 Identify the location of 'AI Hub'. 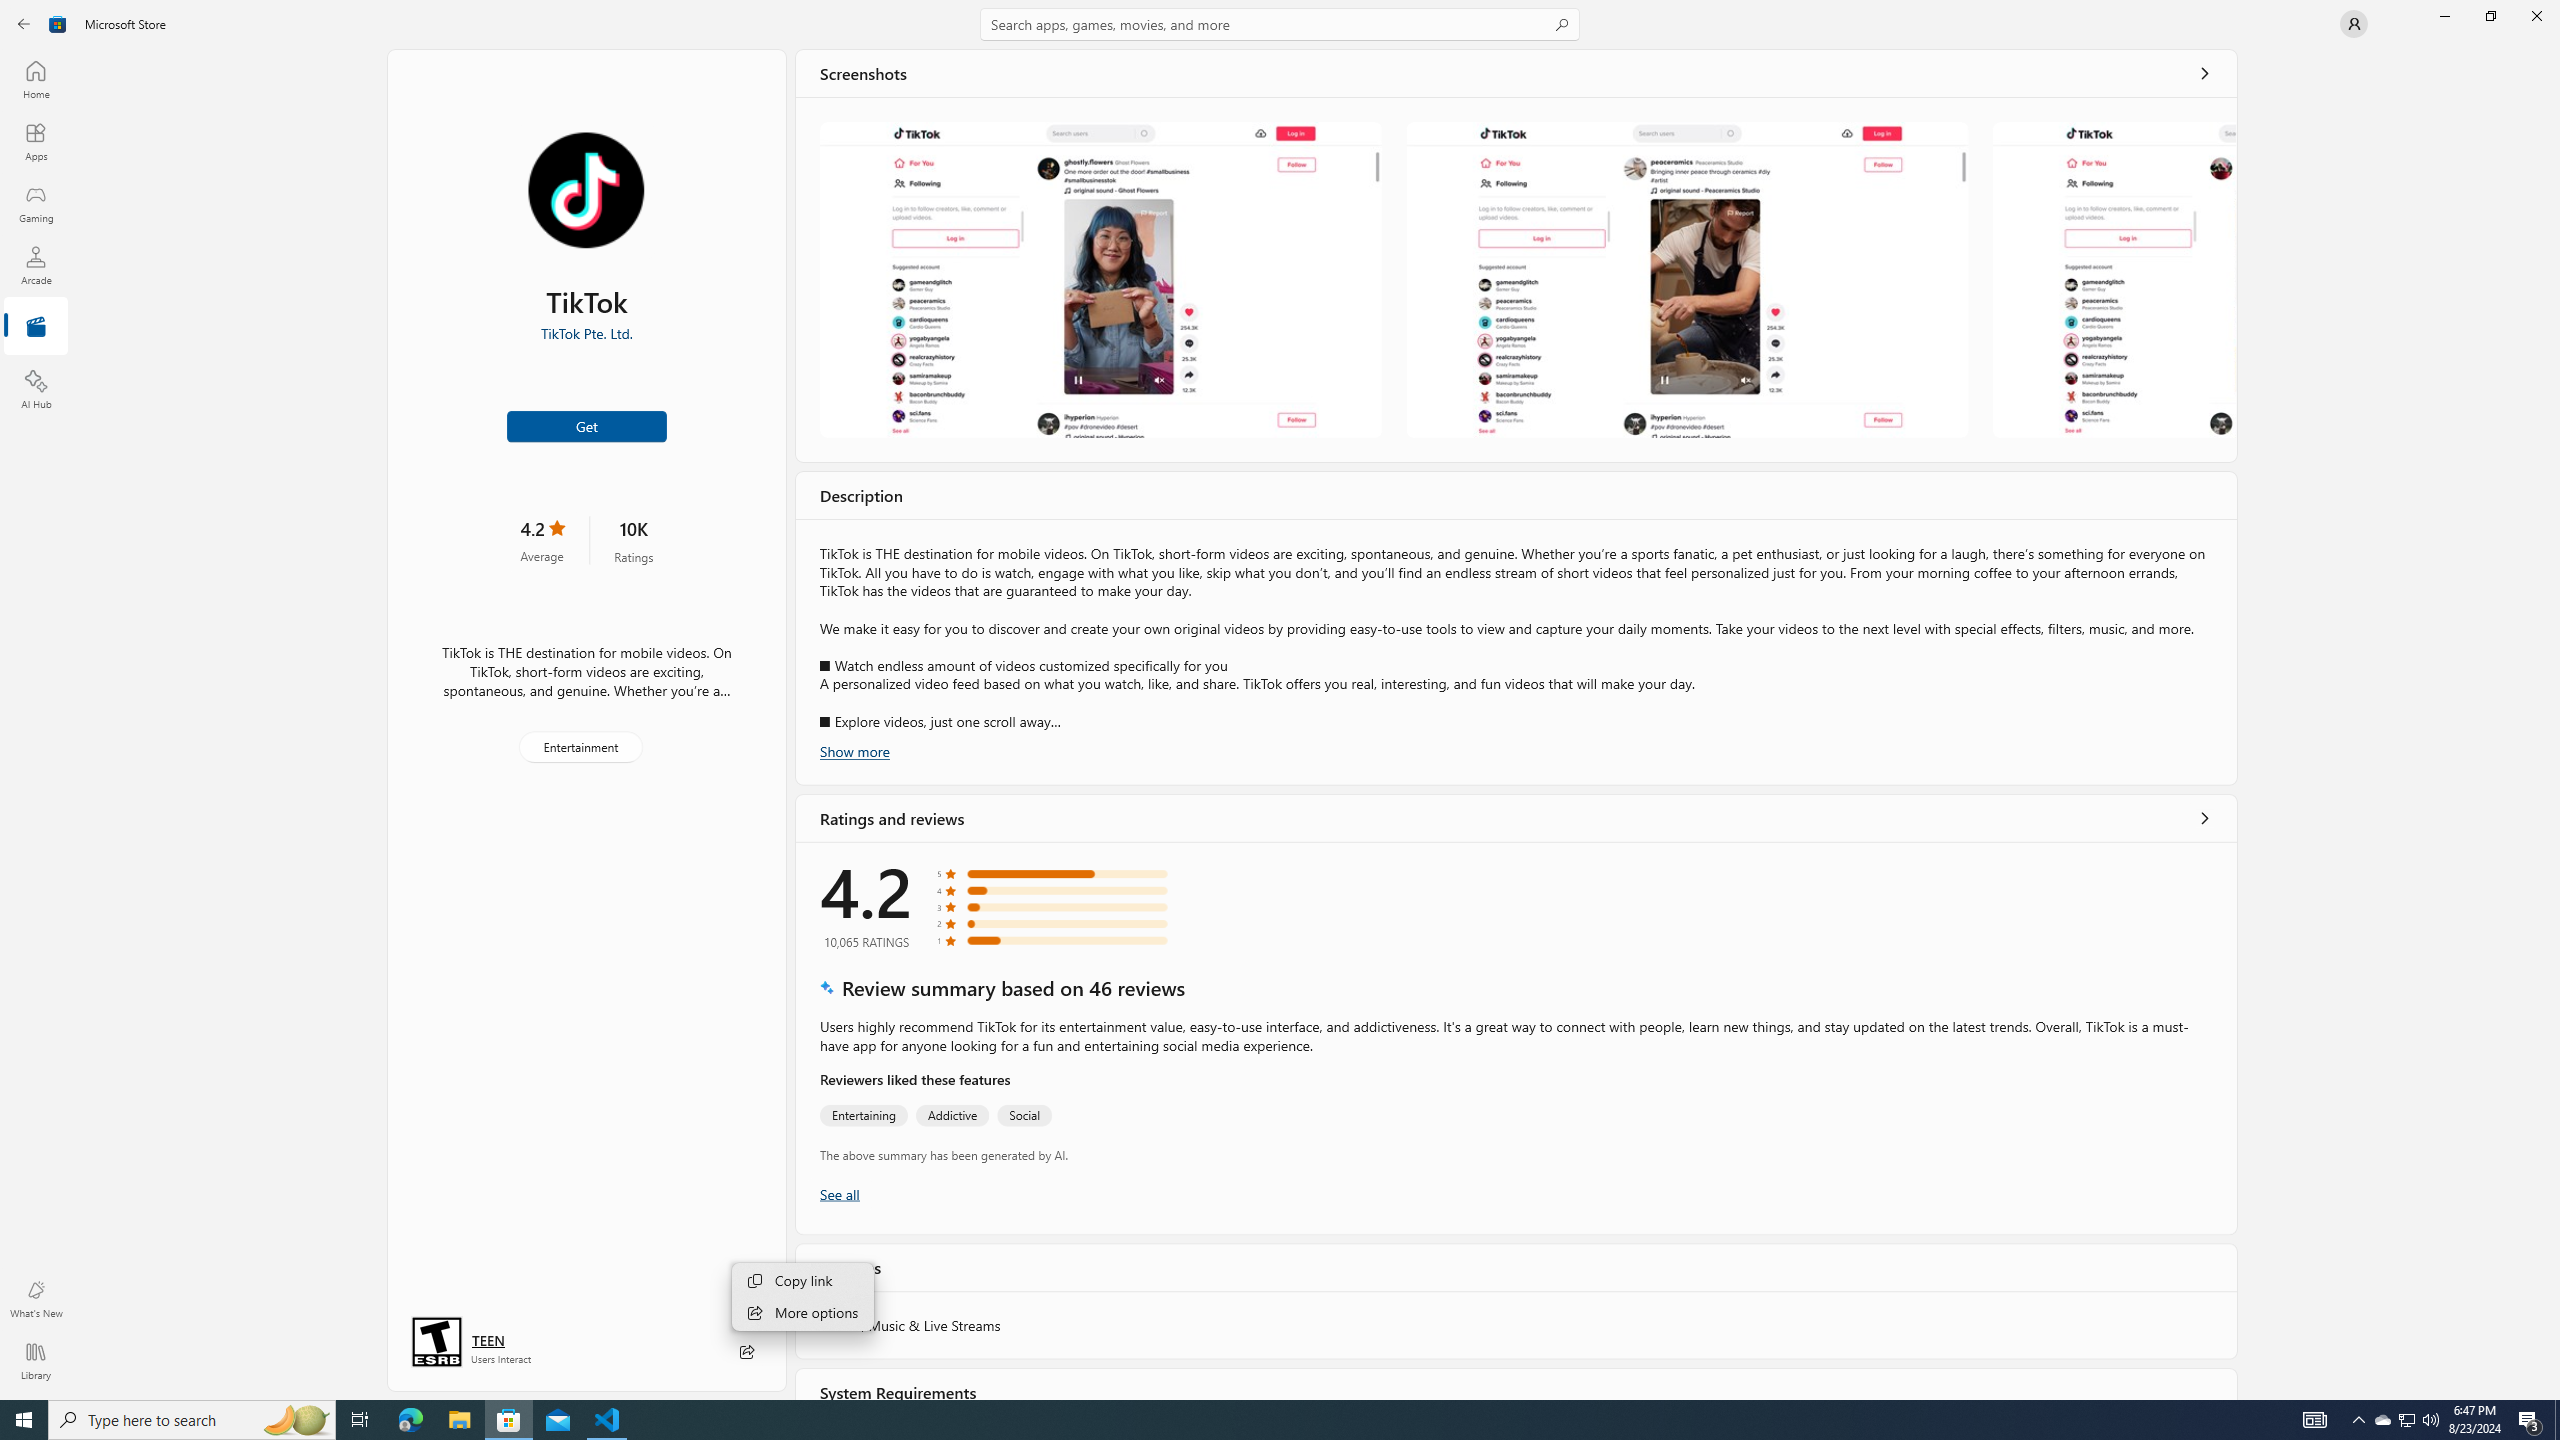
(34, 388).